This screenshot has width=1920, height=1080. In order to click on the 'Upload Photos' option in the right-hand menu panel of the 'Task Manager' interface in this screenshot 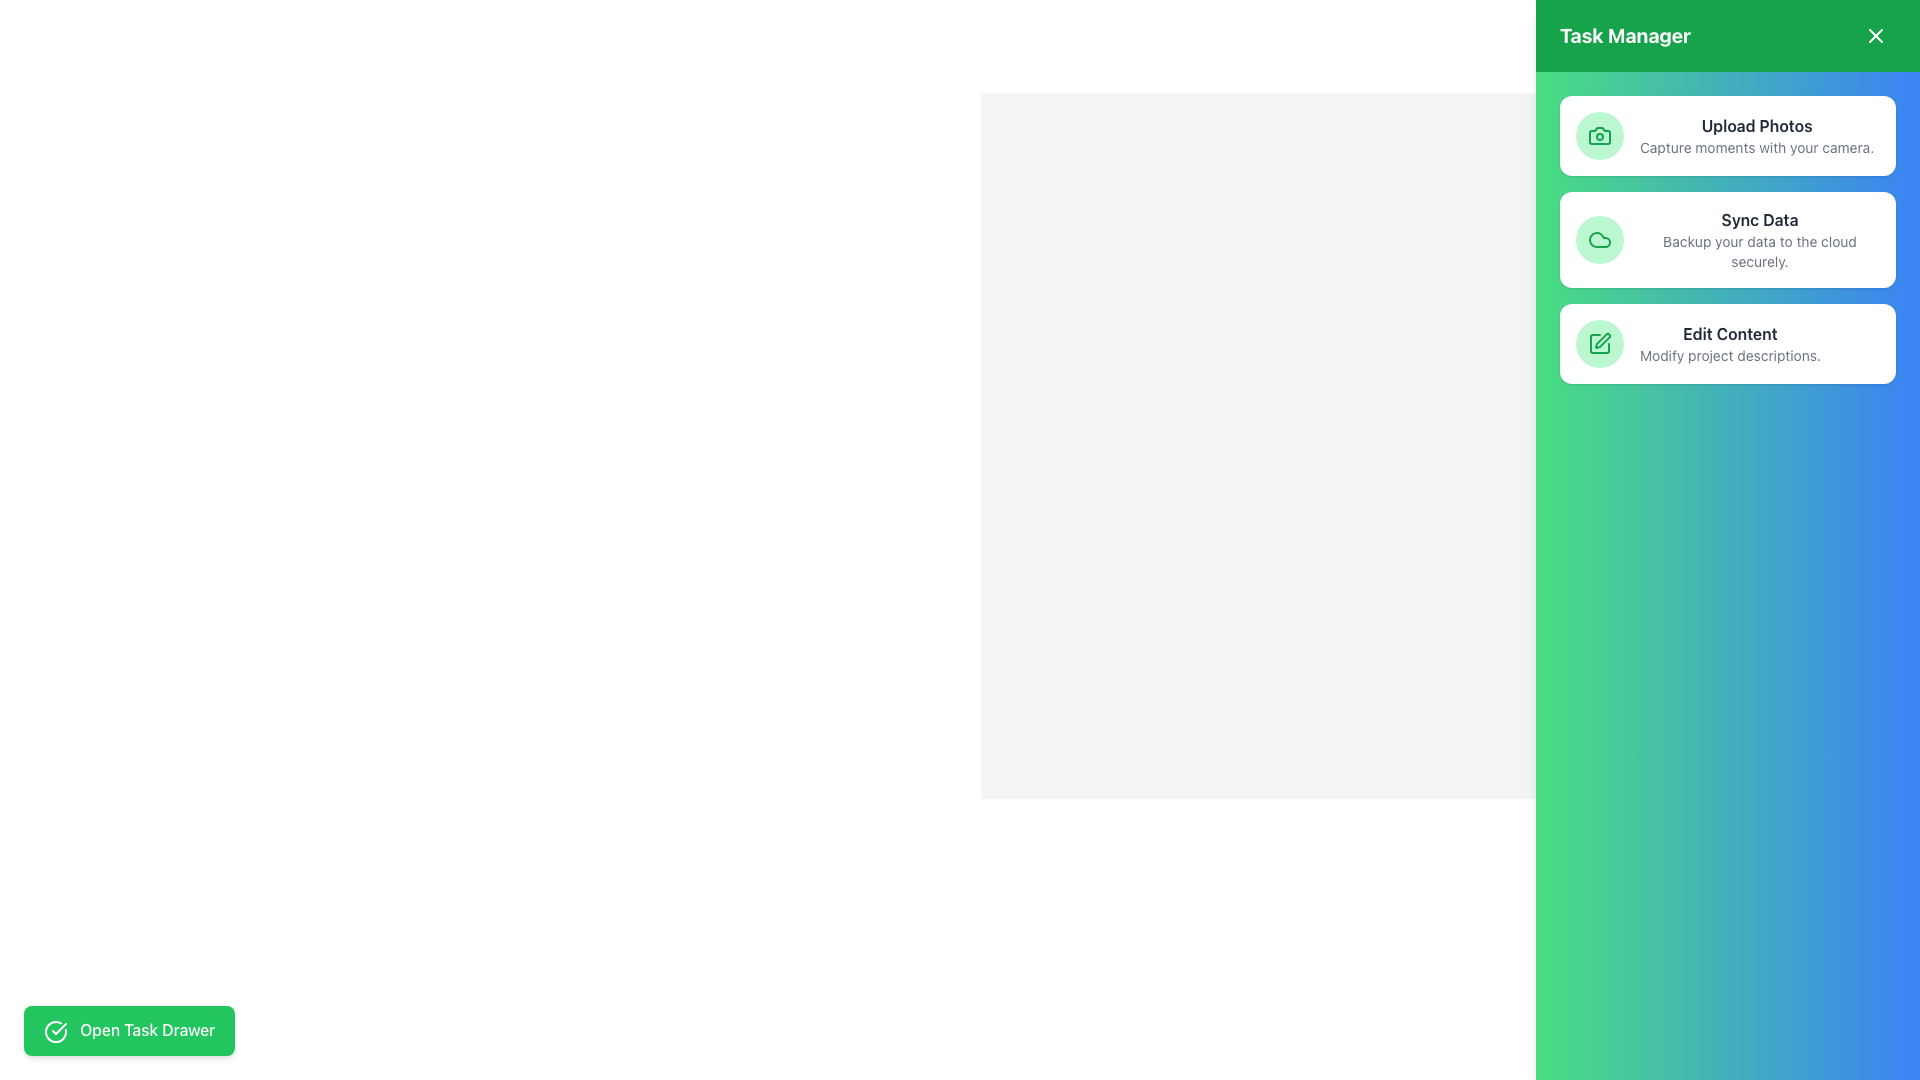, I will do `click(1598, 135)`.